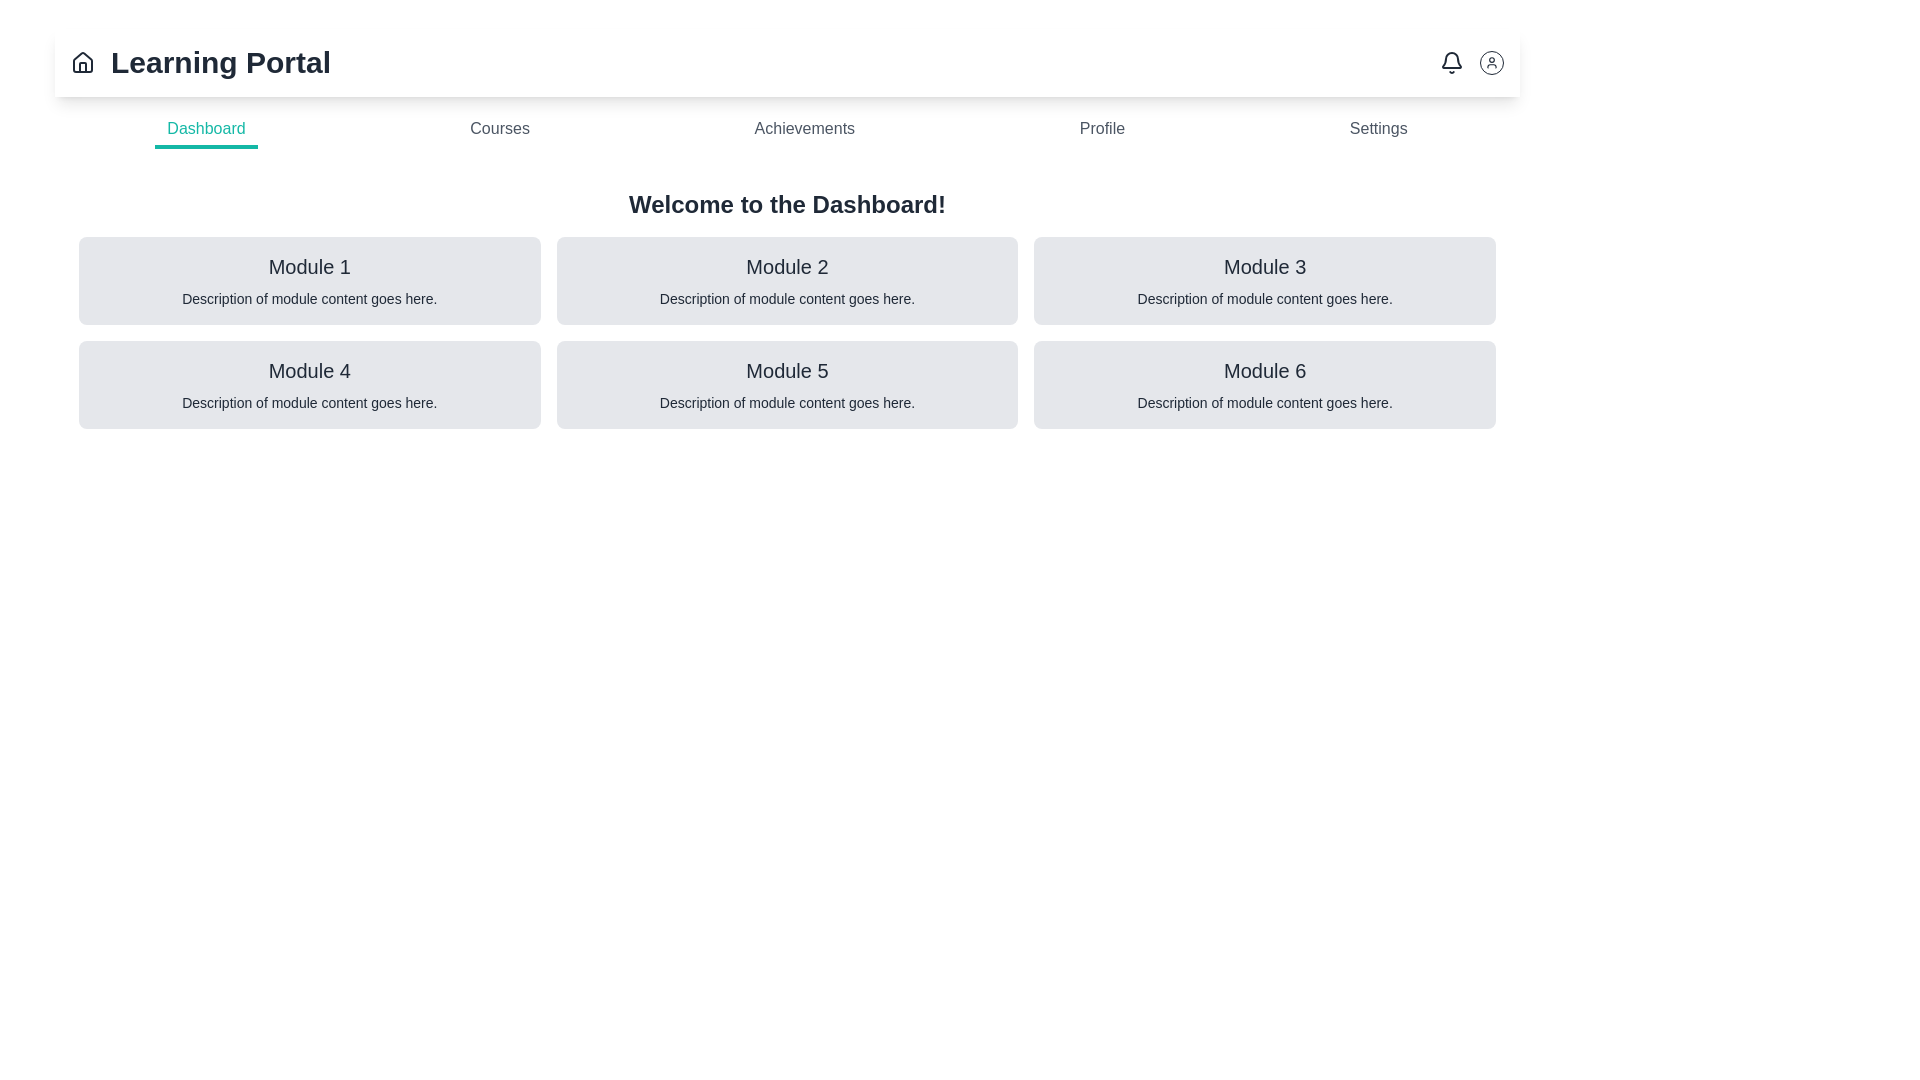 This screenshot has height=1080, width=1920. What do you see at coordinates (1264, 265) in the screenshot?
I see `text label at the center-top of the 'Module 3' card, which summarizes the content of the card` at bounding box center [1264, 265].